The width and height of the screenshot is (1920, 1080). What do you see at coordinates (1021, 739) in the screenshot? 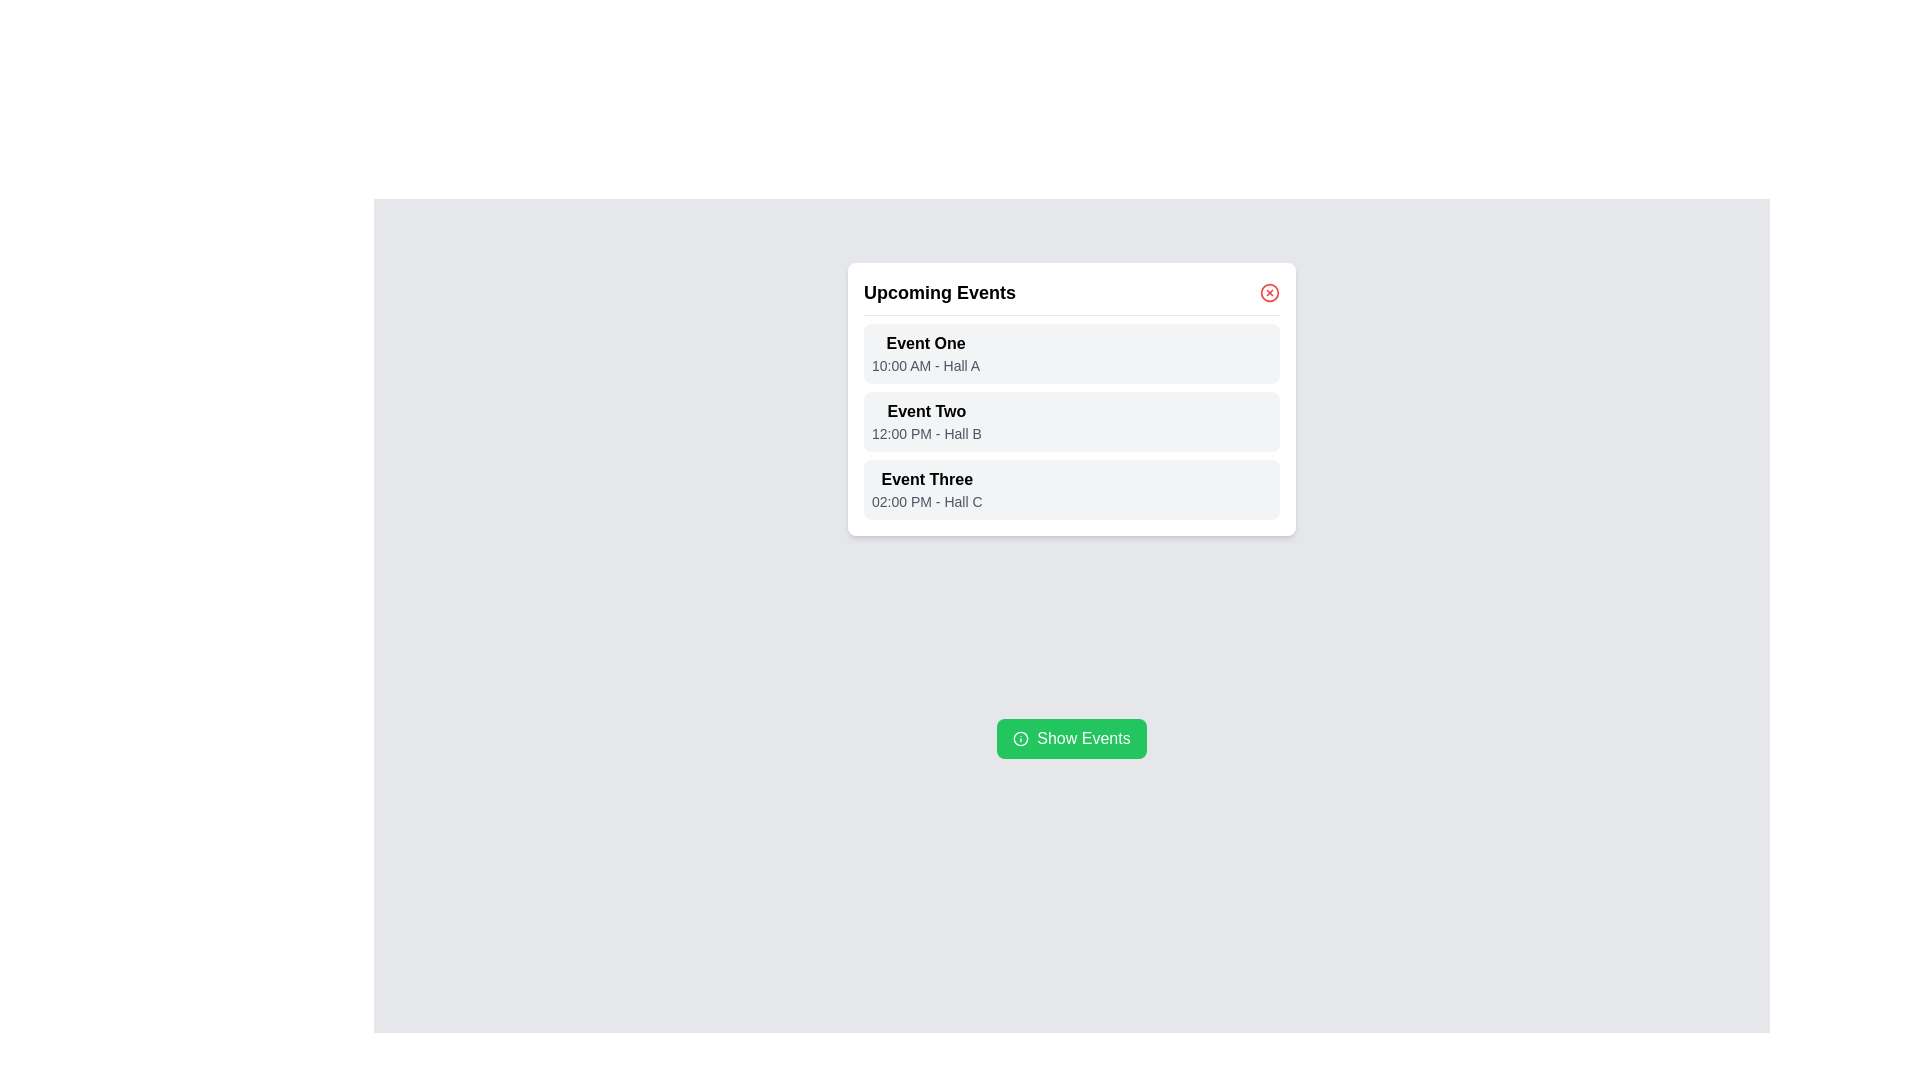
I see `the SVG graphical circle element that represents an informational icon near the 'Upcoming Events' title` at bounding box center [1021, 739].